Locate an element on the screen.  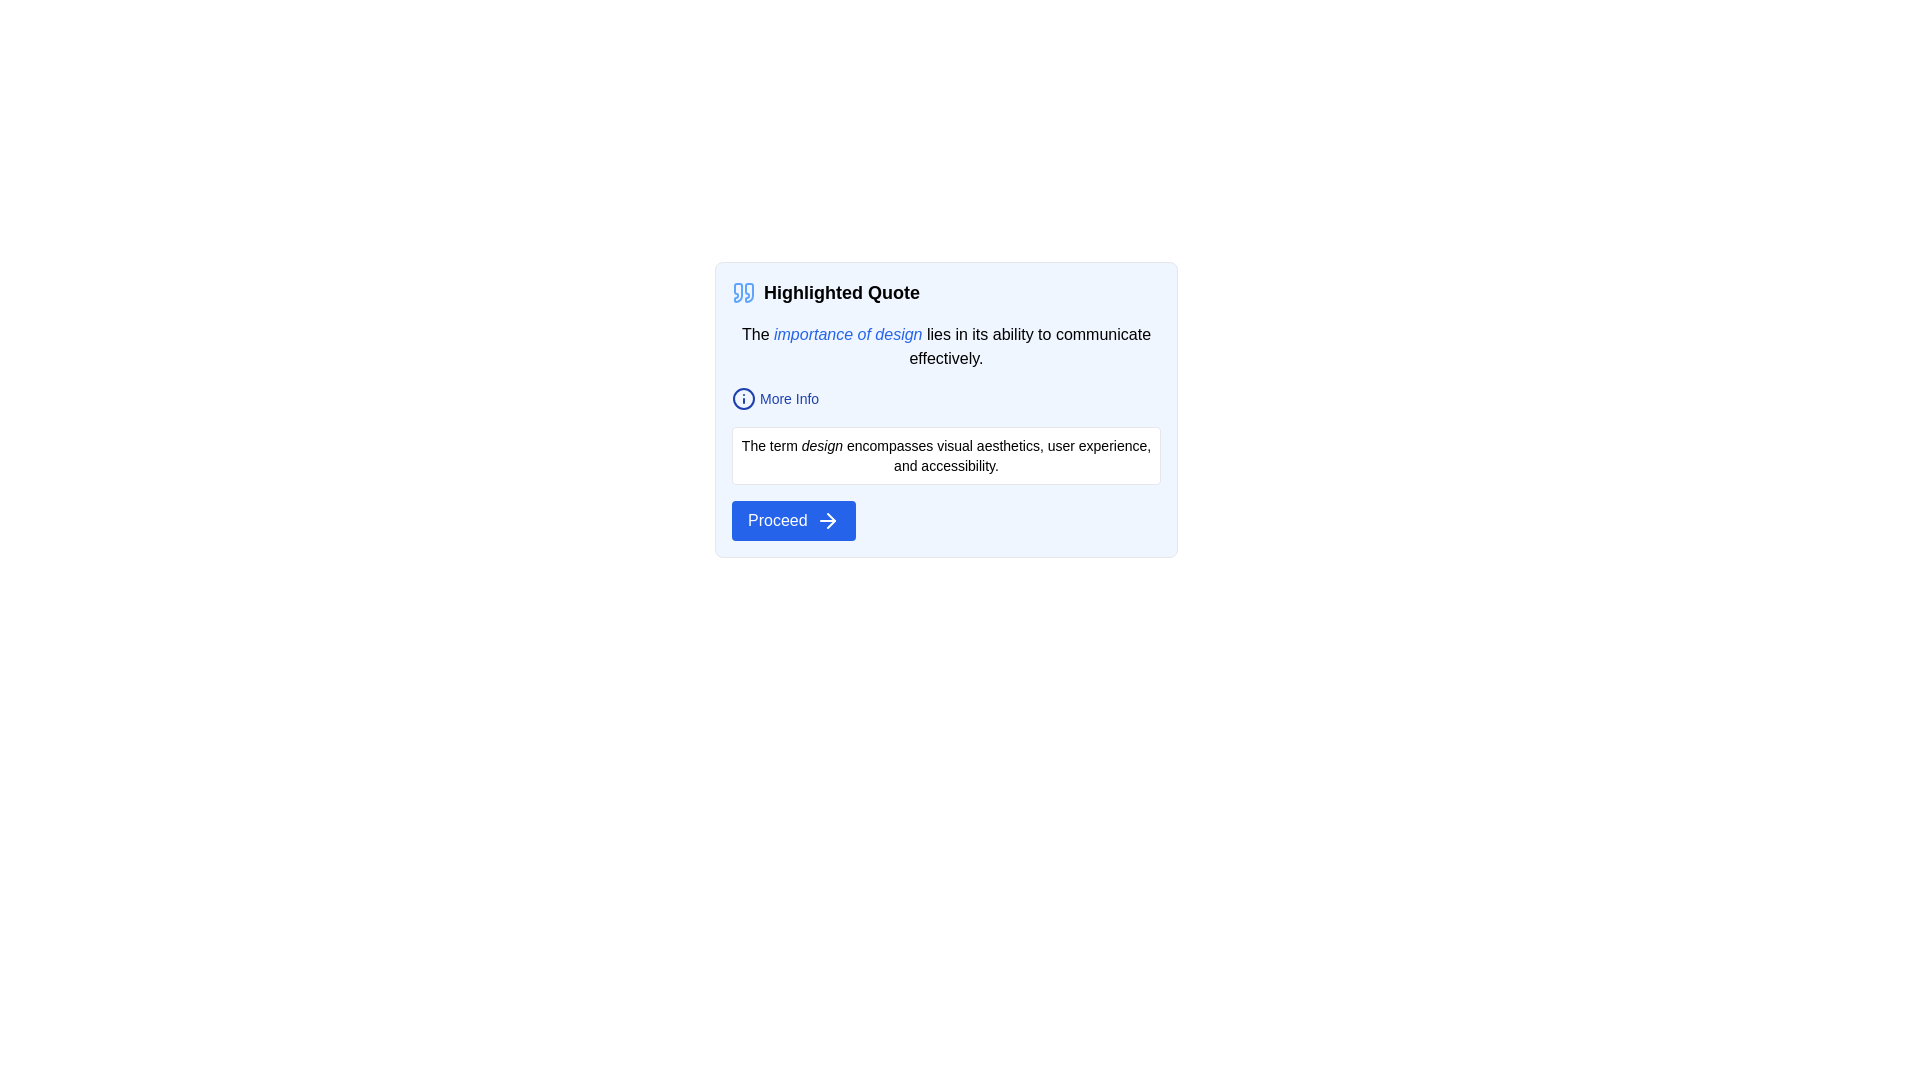
the button containing the 'Proceed' text label is located at coordinates (776, 519).